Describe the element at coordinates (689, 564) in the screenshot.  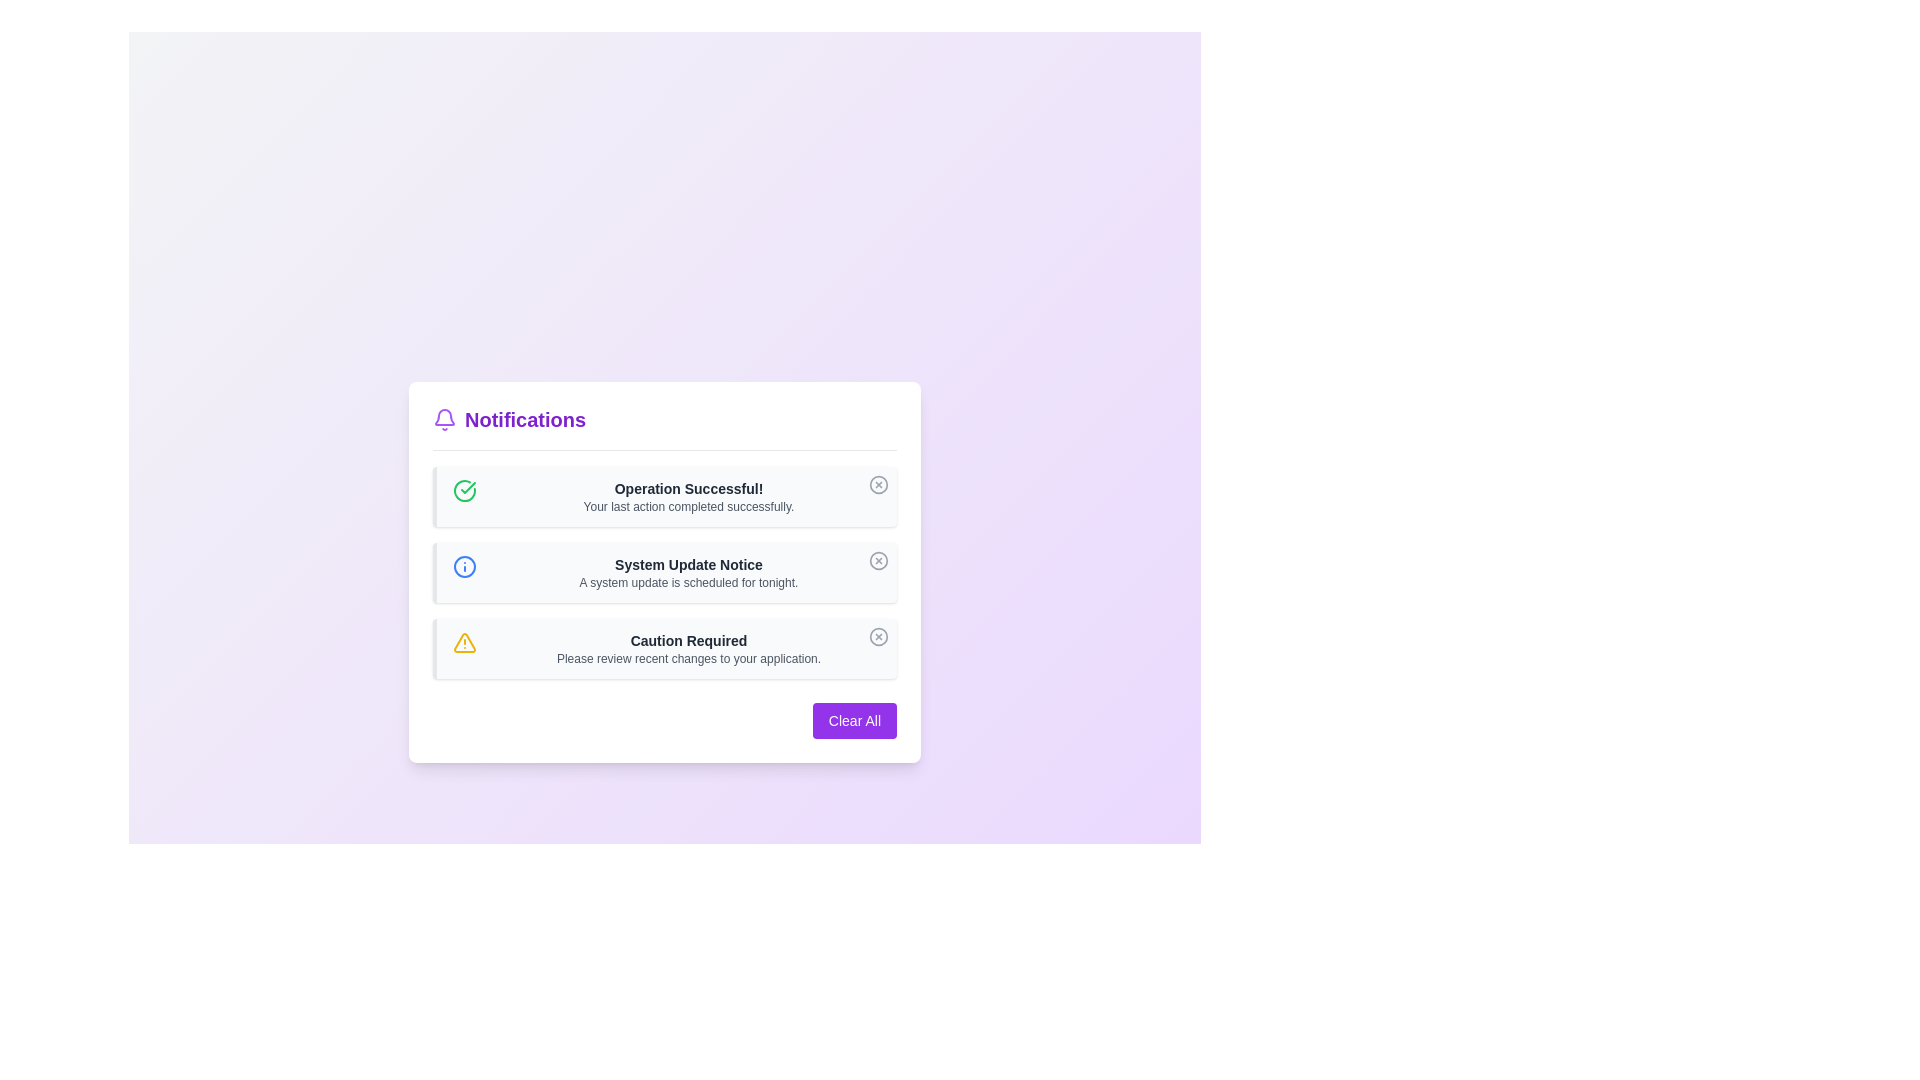
I see `static text label 'System Update Notice' which is displayed in bold grayish-black font within the second notification card` at that location.